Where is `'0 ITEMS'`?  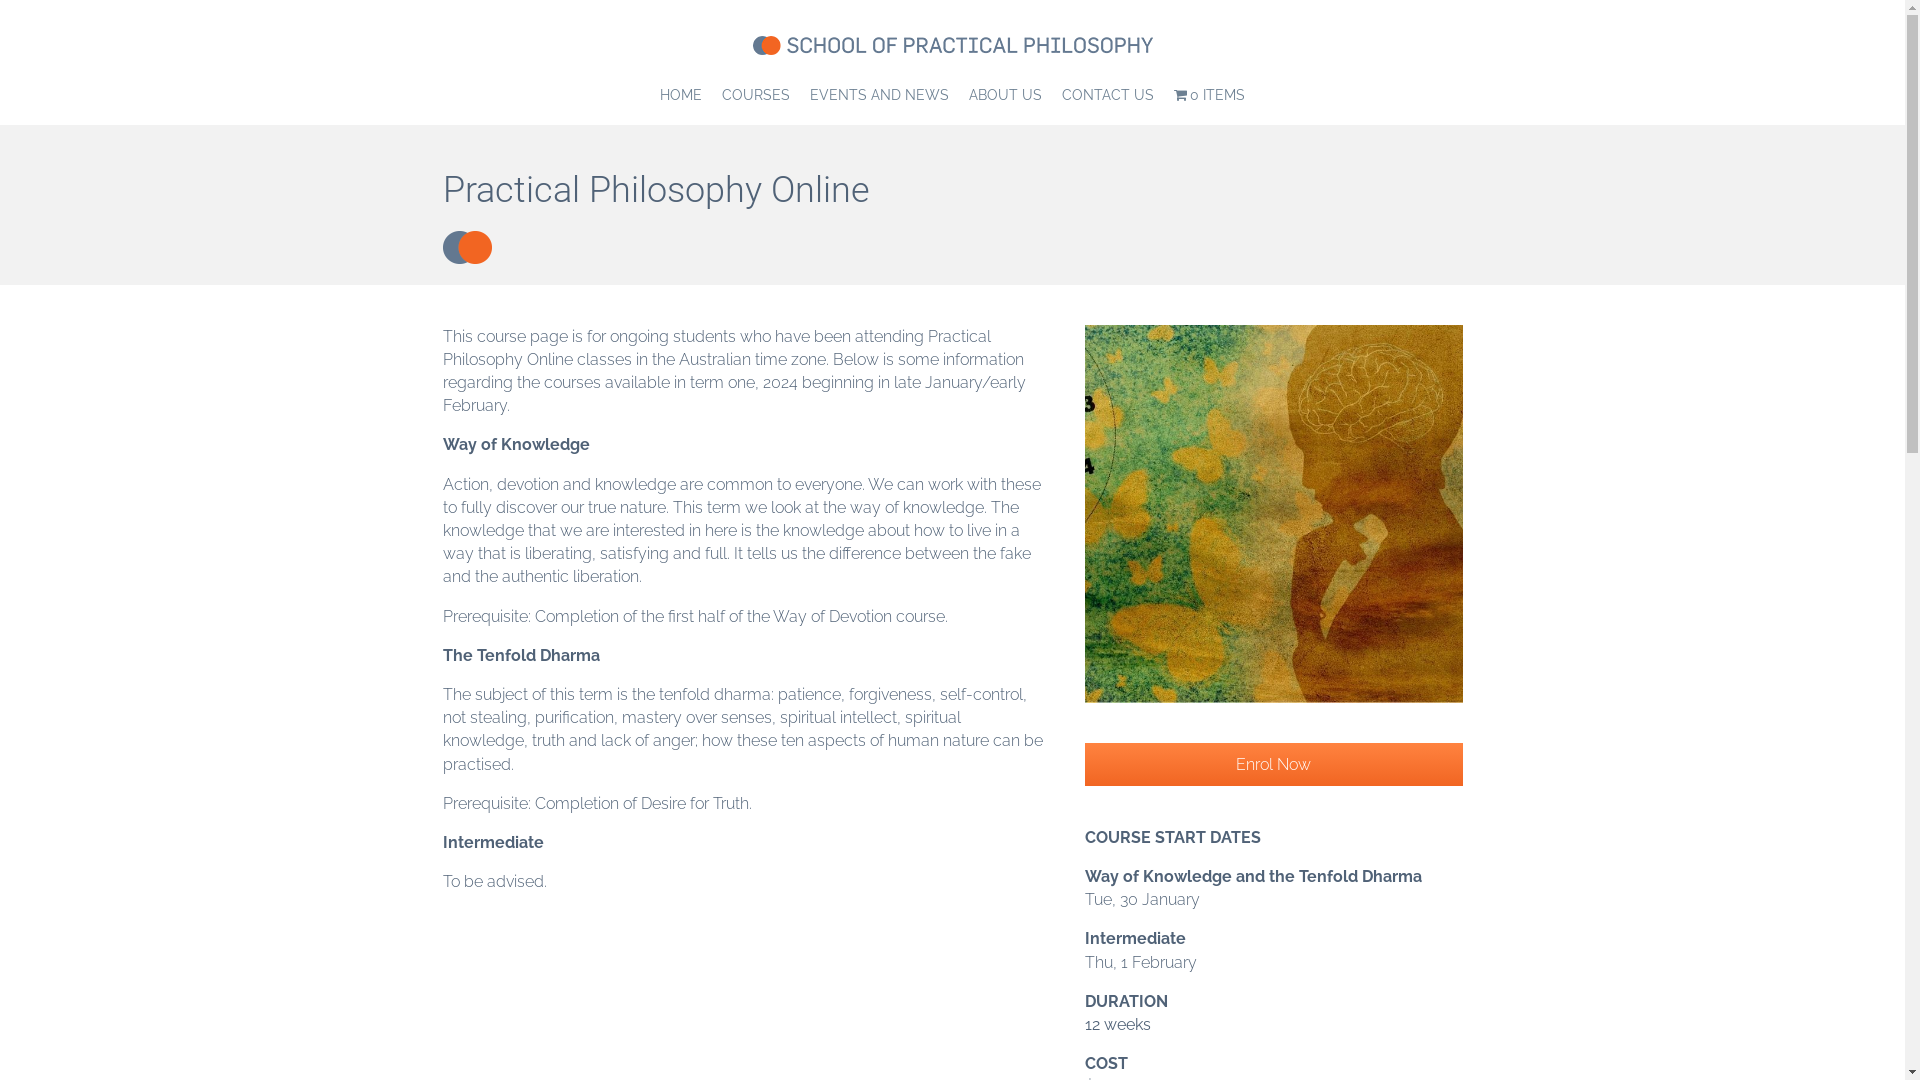
'0 ITEMS' is located at coordinates (1208, 95).